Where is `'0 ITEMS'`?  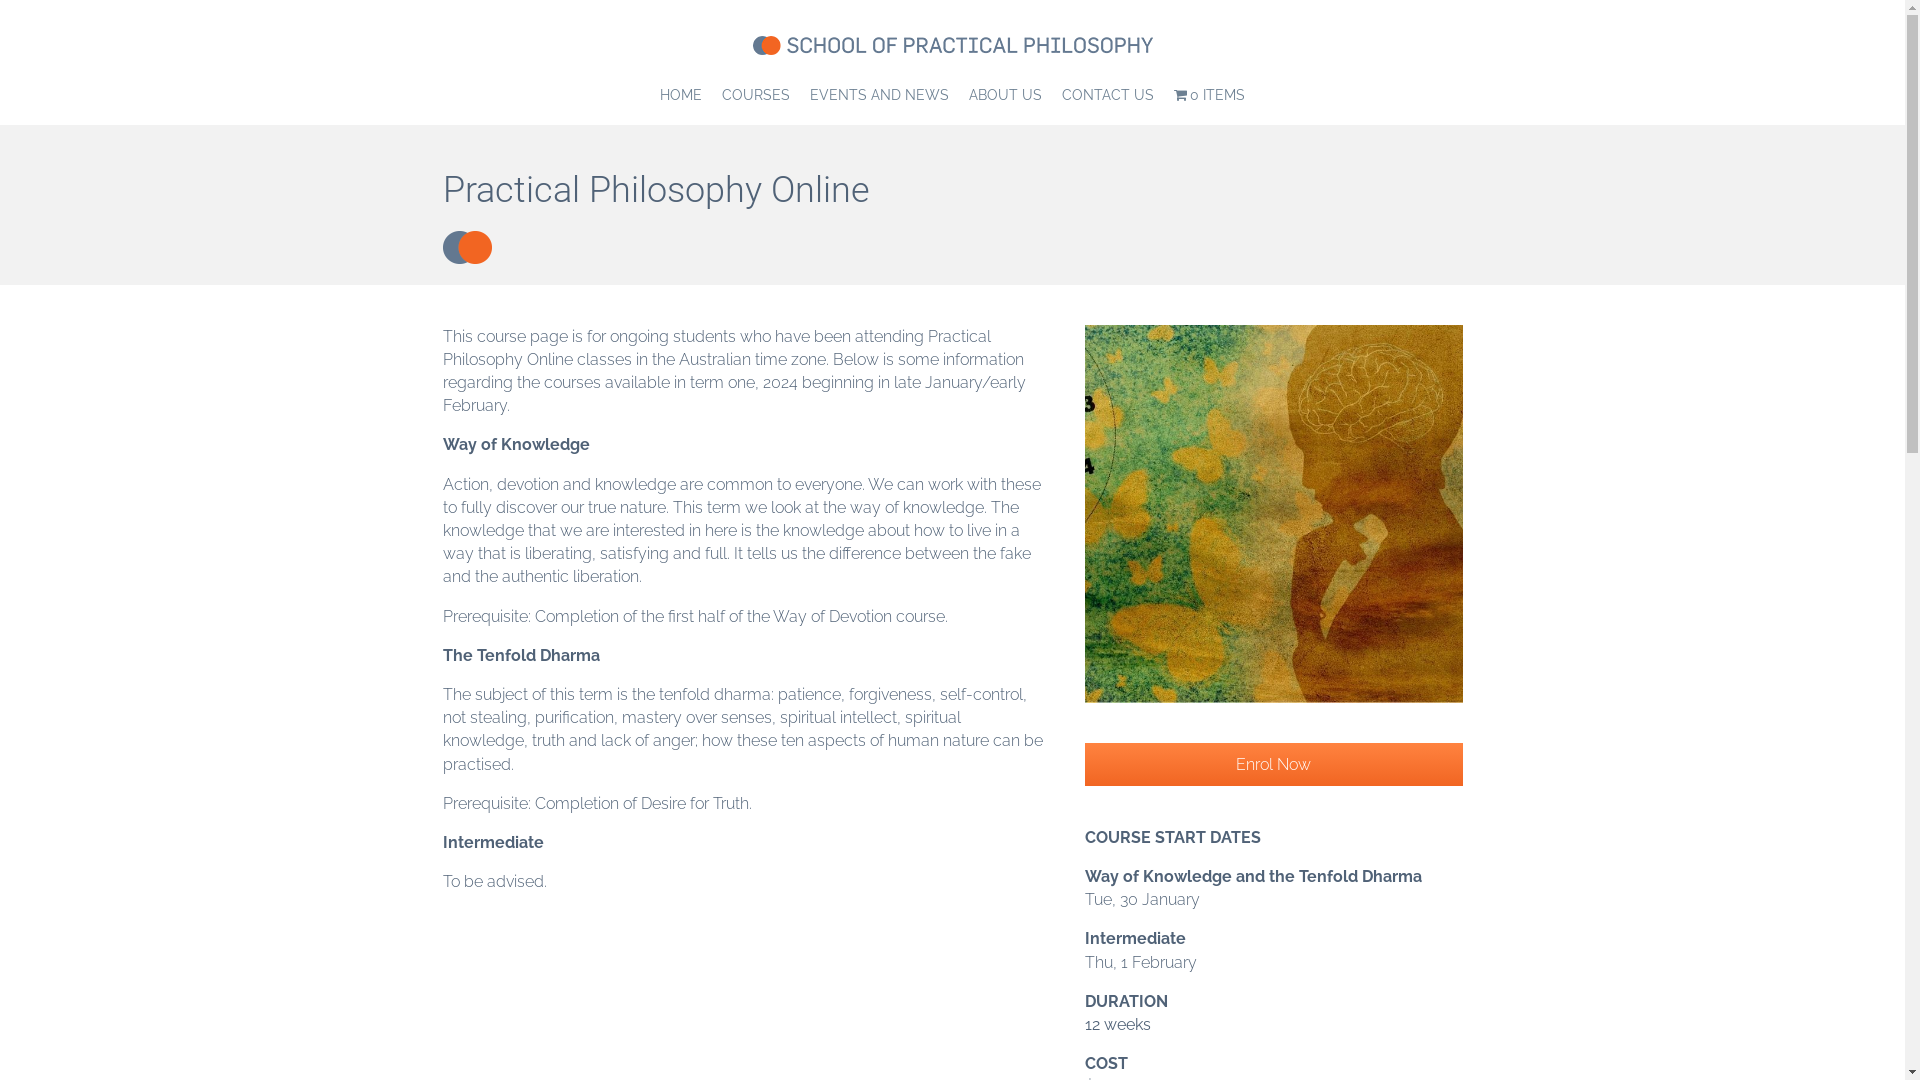
'0 ITEMS' is located at coordinates (1208, 95).